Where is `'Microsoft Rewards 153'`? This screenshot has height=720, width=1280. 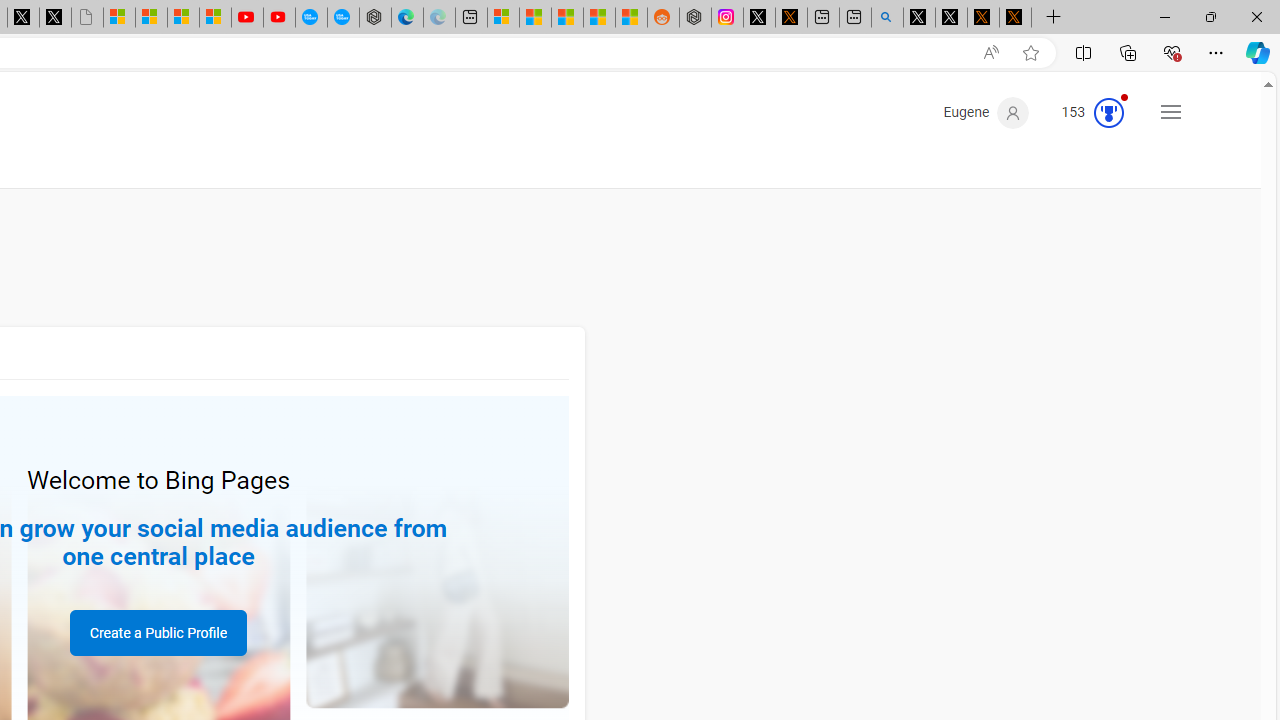 'Microsoft Rewards 153' is located at coordinates (1083, 113).